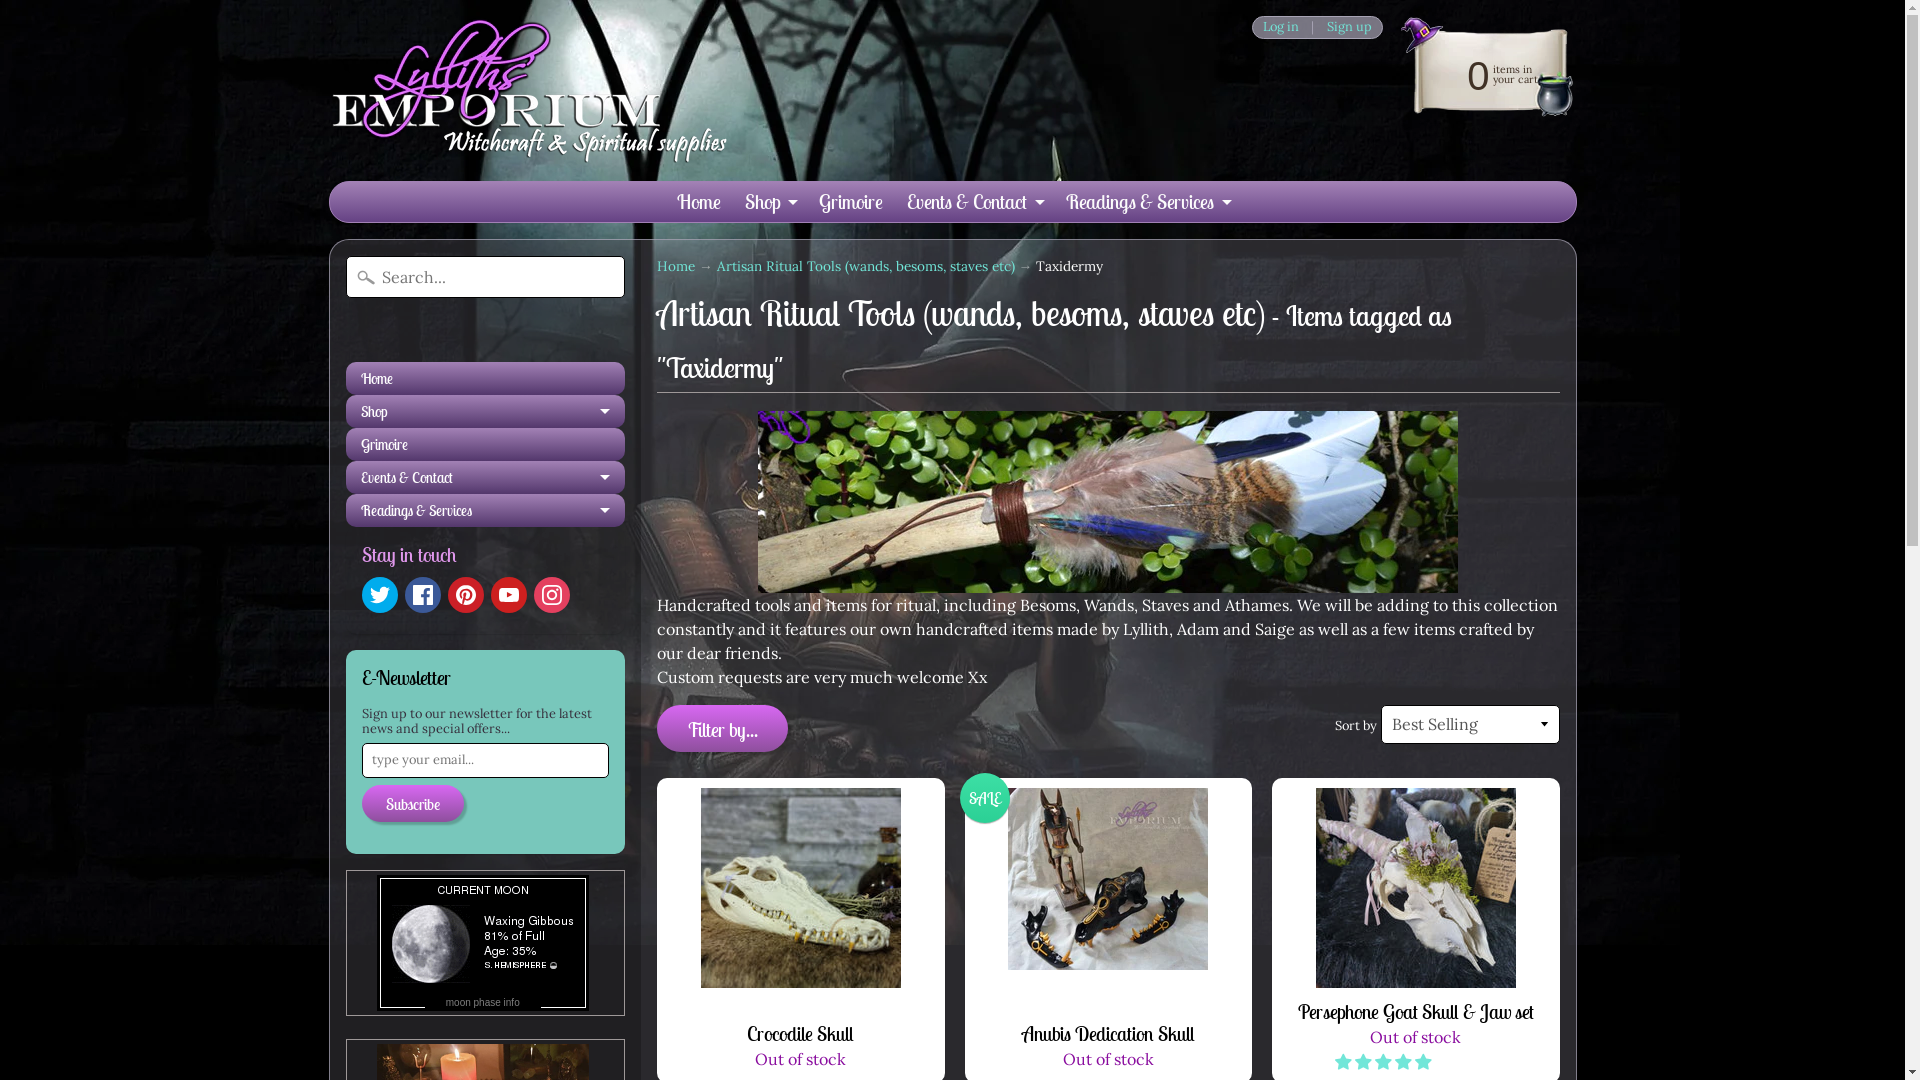 The height and width of the screenshot is (1080, 1920). What do you see at coordinates (402, 593) in the screenshot?
I see `'Facebook'` at bounding box center [402, 593].